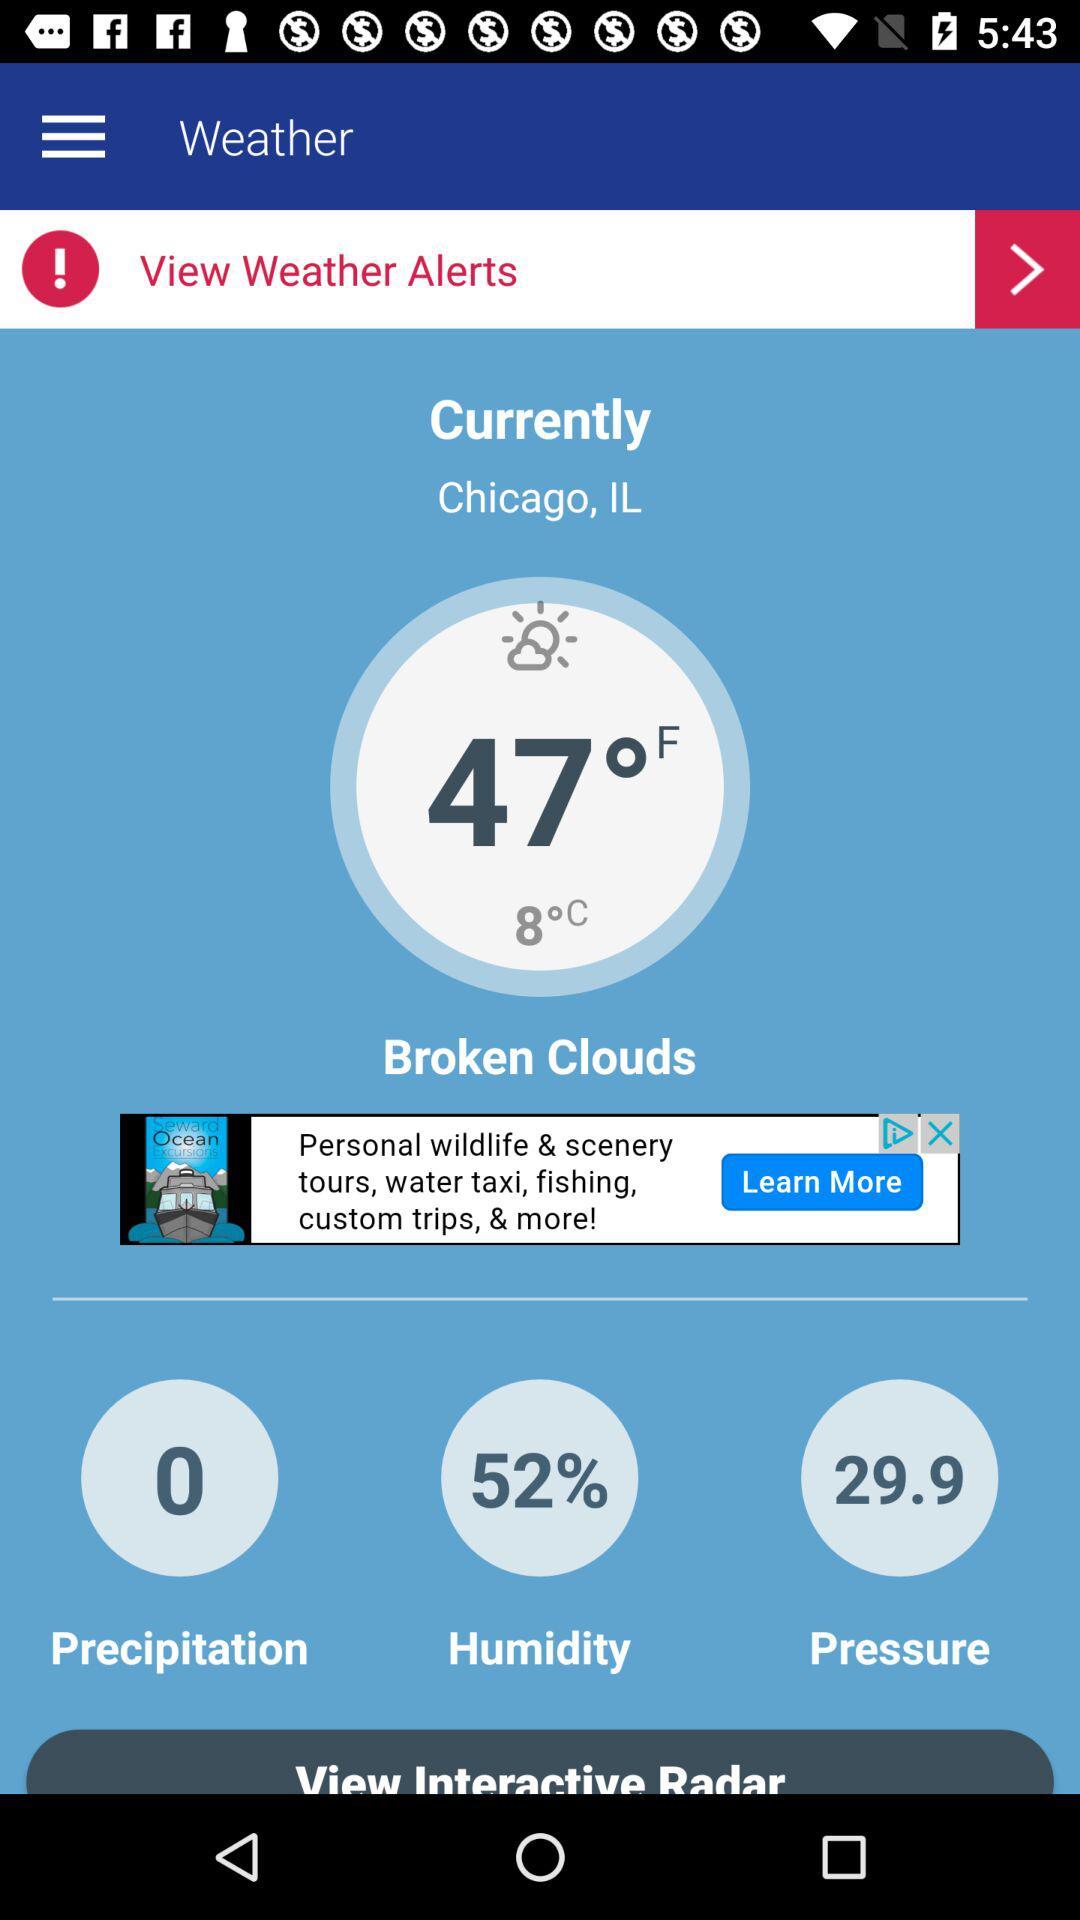 This screenshot has height=1920, width=1080. Describe the element at coordinates (72, 135) in the screenshot. I see `menu button` at that location.